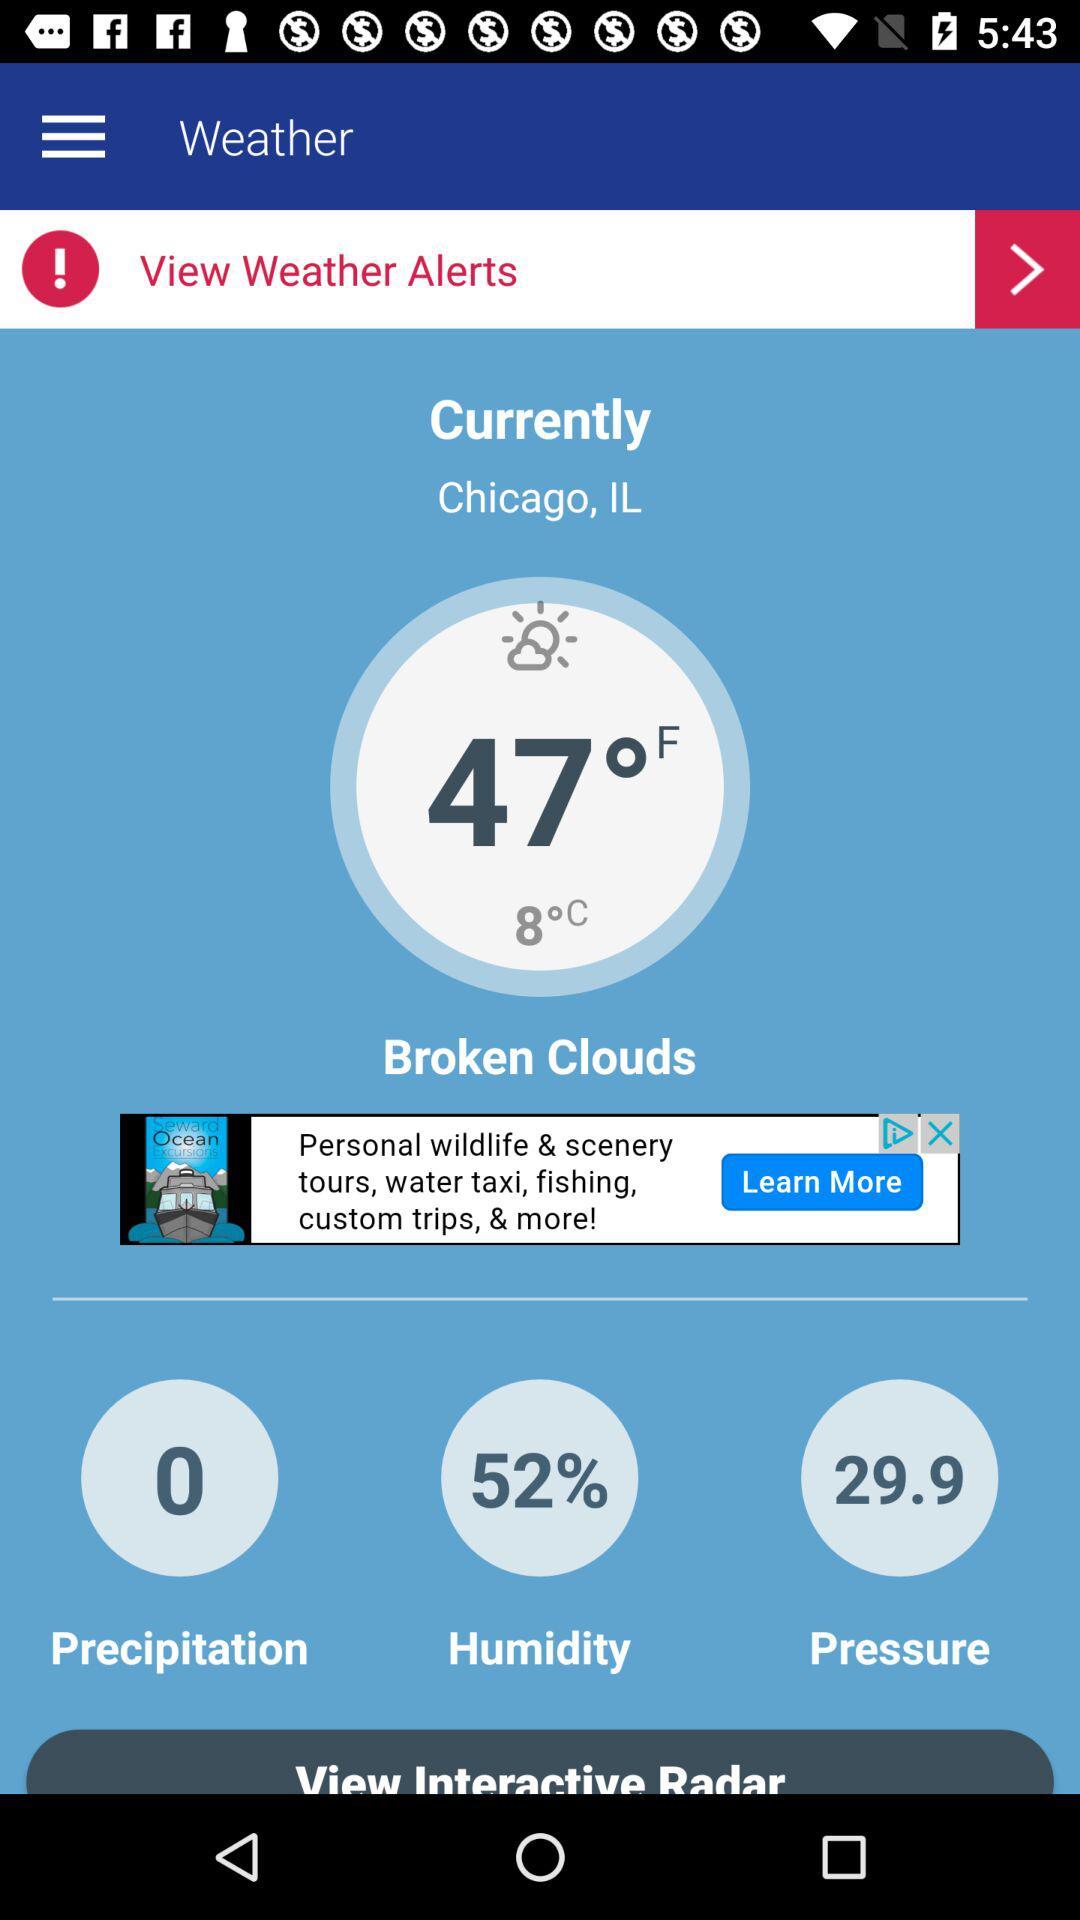 This screenshot has height=1920, width=1080. Describe the element at coordinates (72, 135) in the screenshot. I see `menu button` at that location.